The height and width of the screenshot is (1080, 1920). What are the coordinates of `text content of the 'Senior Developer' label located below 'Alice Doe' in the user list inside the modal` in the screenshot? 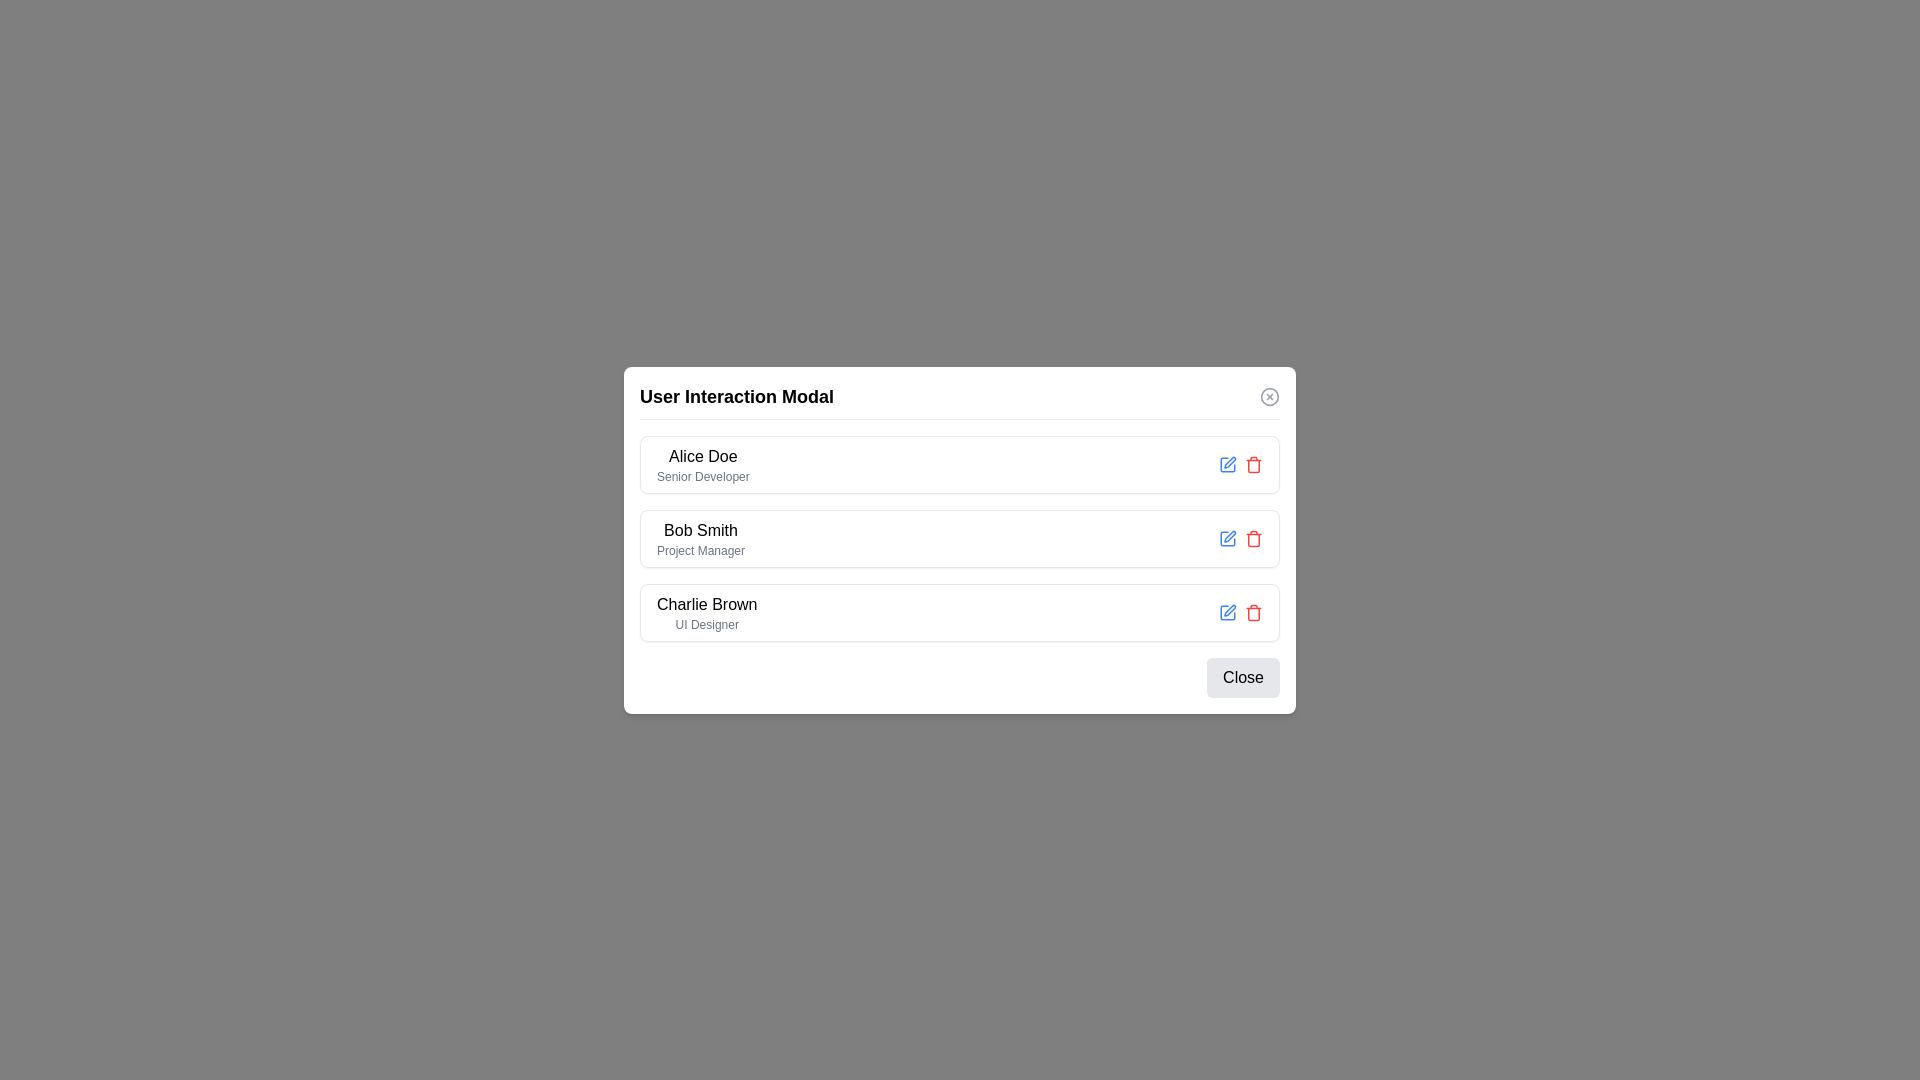 It's located at (703, 476).